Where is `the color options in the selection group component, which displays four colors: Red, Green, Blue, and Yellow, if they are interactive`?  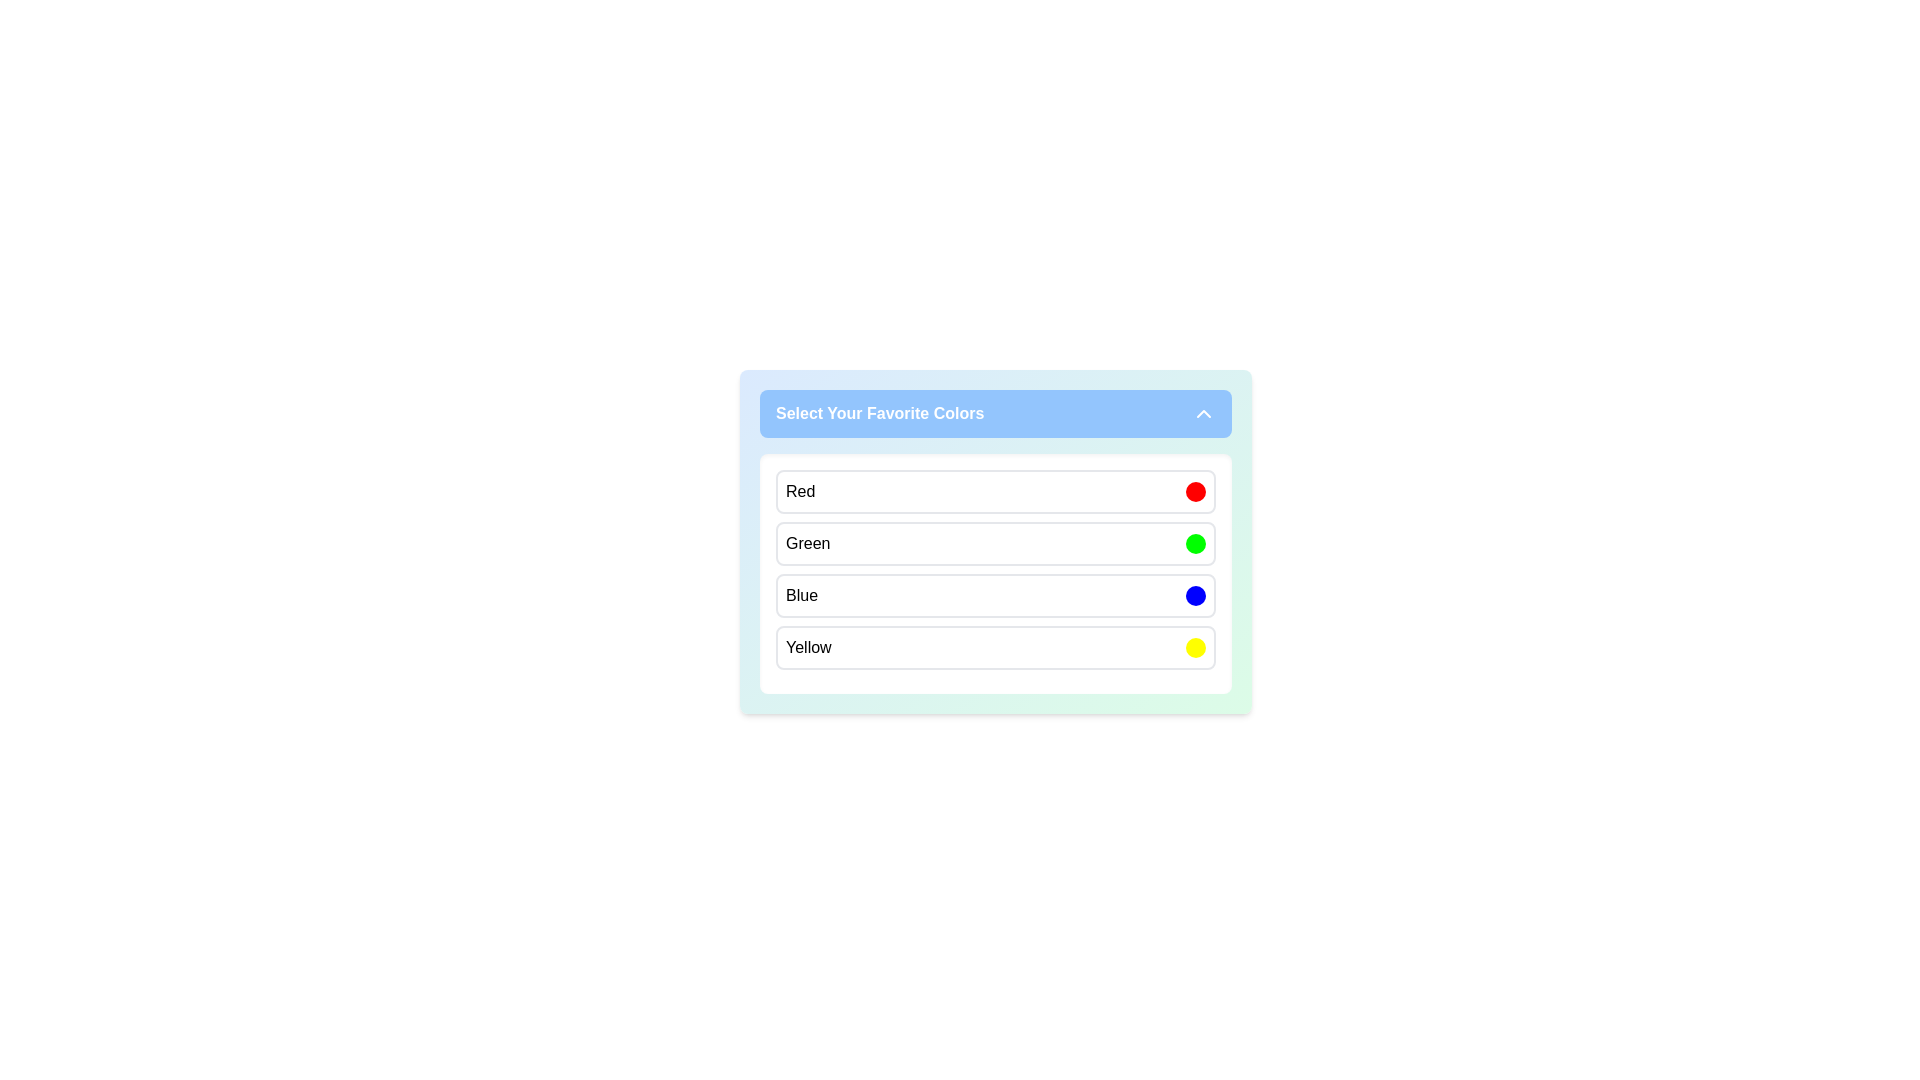
the color options in the selection group component, which displays four colors: Red, Green, Blue, and Yellow, if they are interactive is located at coordinates (996, 574).